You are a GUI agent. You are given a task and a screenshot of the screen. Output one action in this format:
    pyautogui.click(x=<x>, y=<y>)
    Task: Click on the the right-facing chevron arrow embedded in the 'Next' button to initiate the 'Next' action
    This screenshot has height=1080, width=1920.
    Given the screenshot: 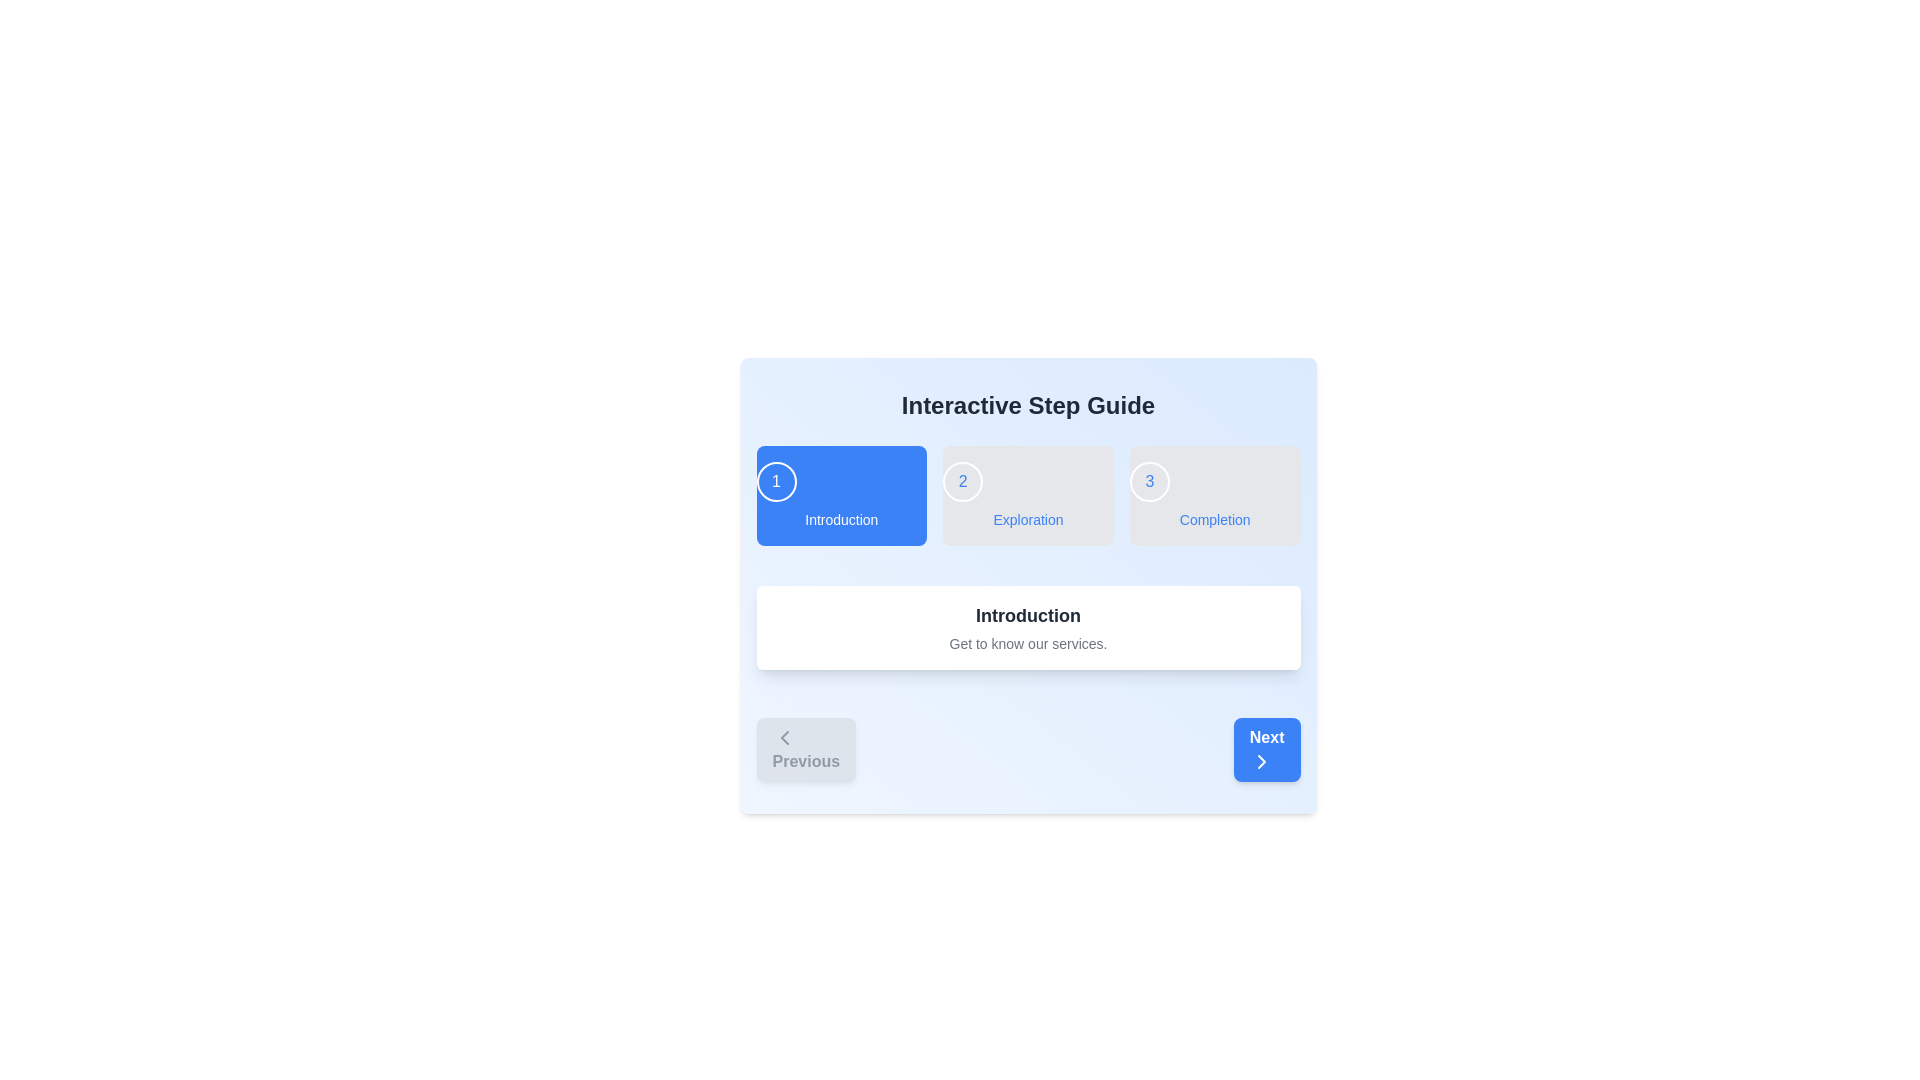 What is the action you would take?
    pyautogui.click(x=1260, y=762)
    